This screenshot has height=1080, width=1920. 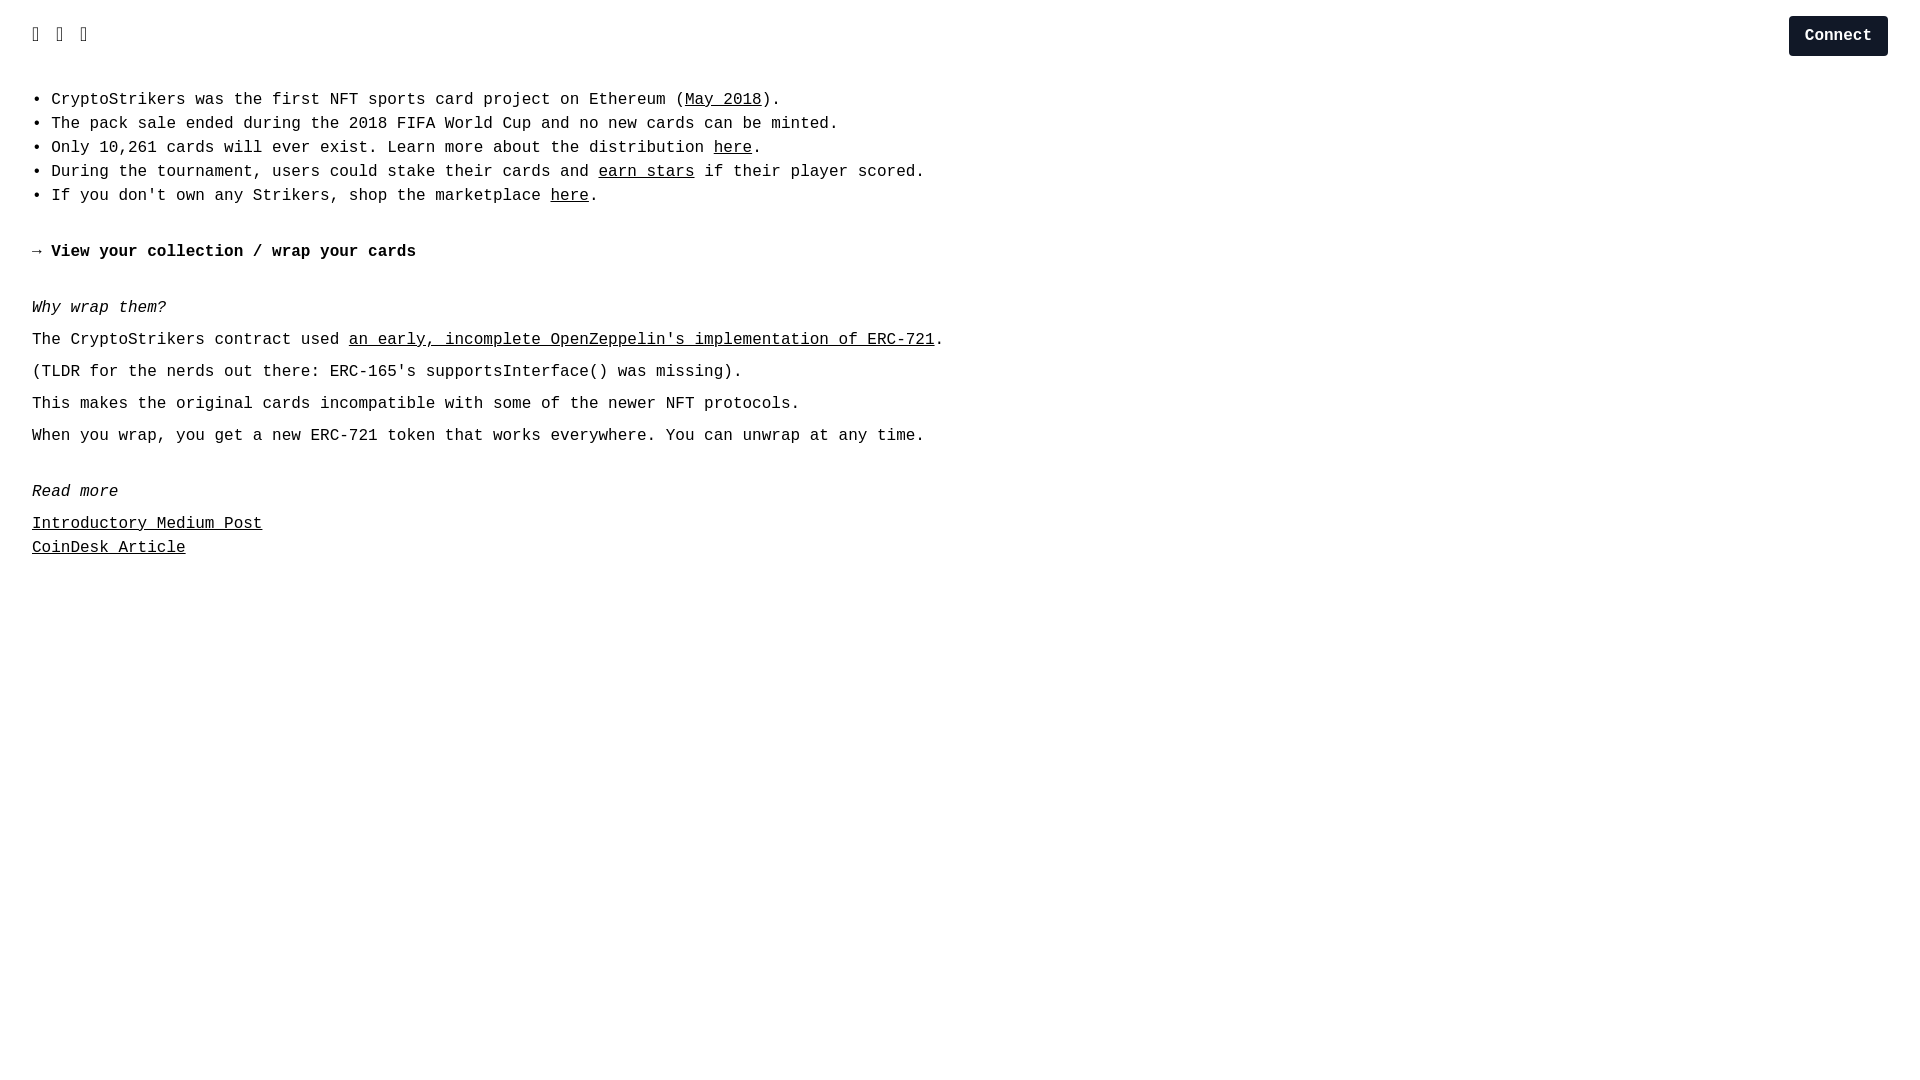 I want to click on 'CoinDesk Article', so click(x=32, y=547).